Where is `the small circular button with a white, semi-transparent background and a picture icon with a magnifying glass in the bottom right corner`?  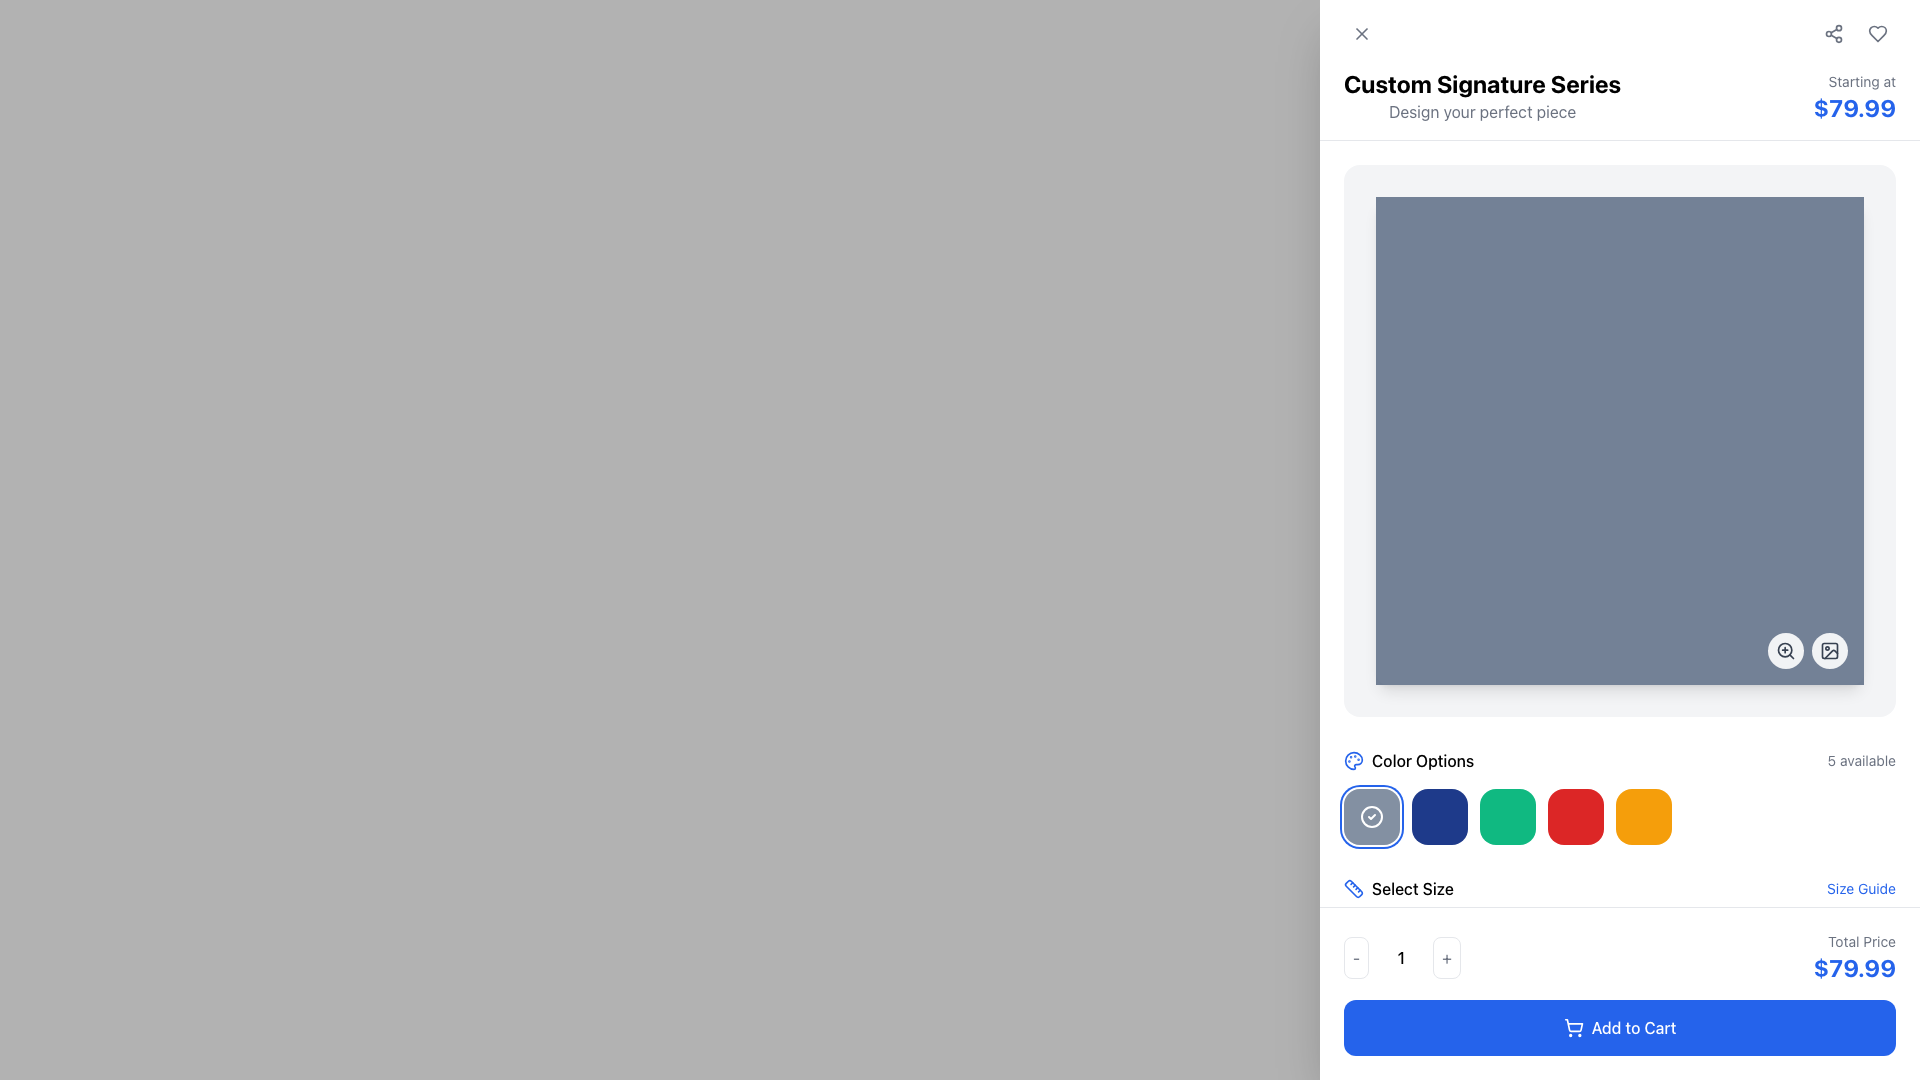 the small circular button with a white, semi-transparent background and a picture icon with a magnifying glass in the bottom right corner is located at coordinates (1808, 651).